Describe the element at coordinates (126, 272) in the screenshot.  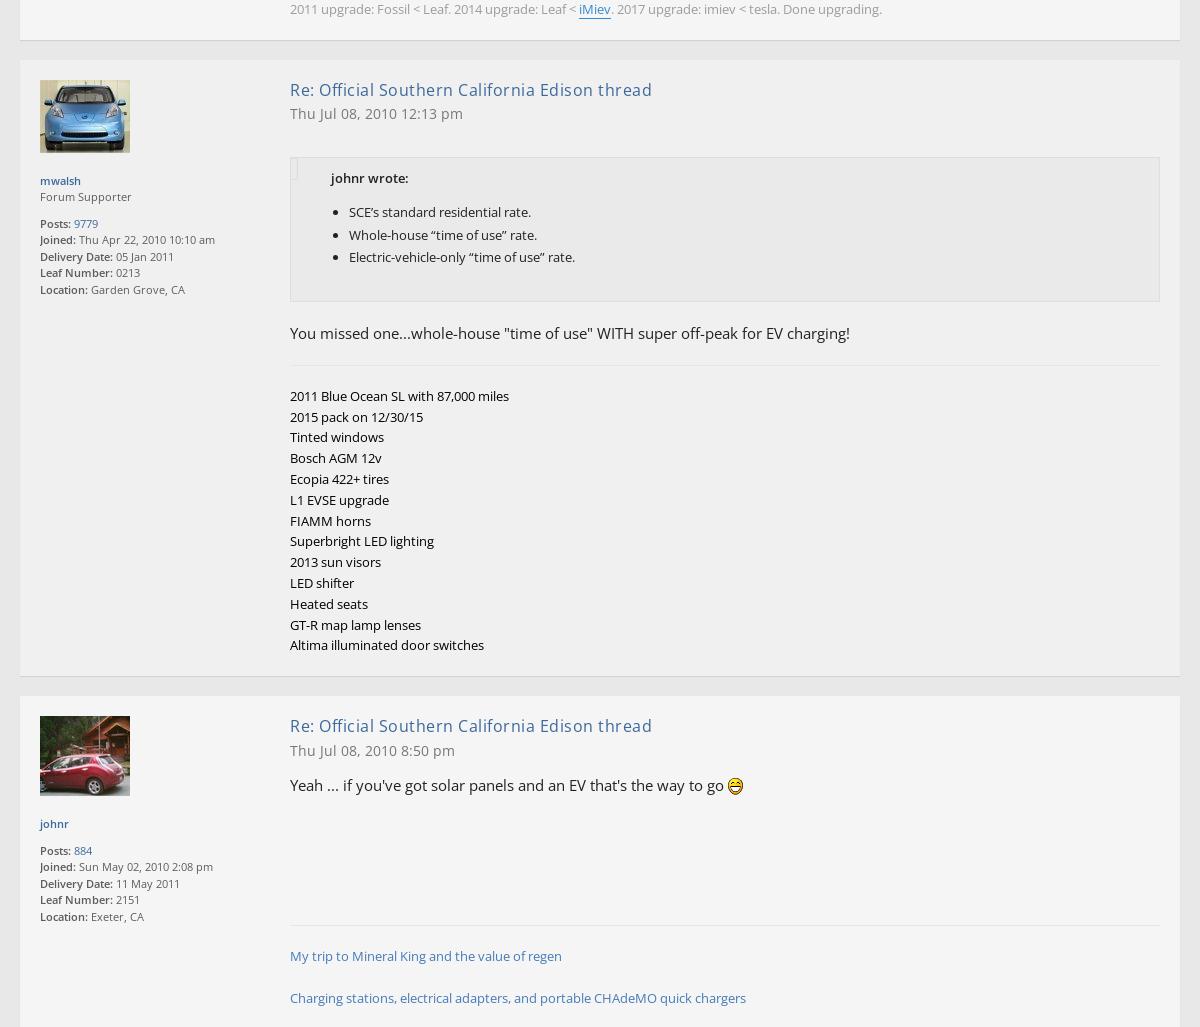
I see `'0213'` at that location.